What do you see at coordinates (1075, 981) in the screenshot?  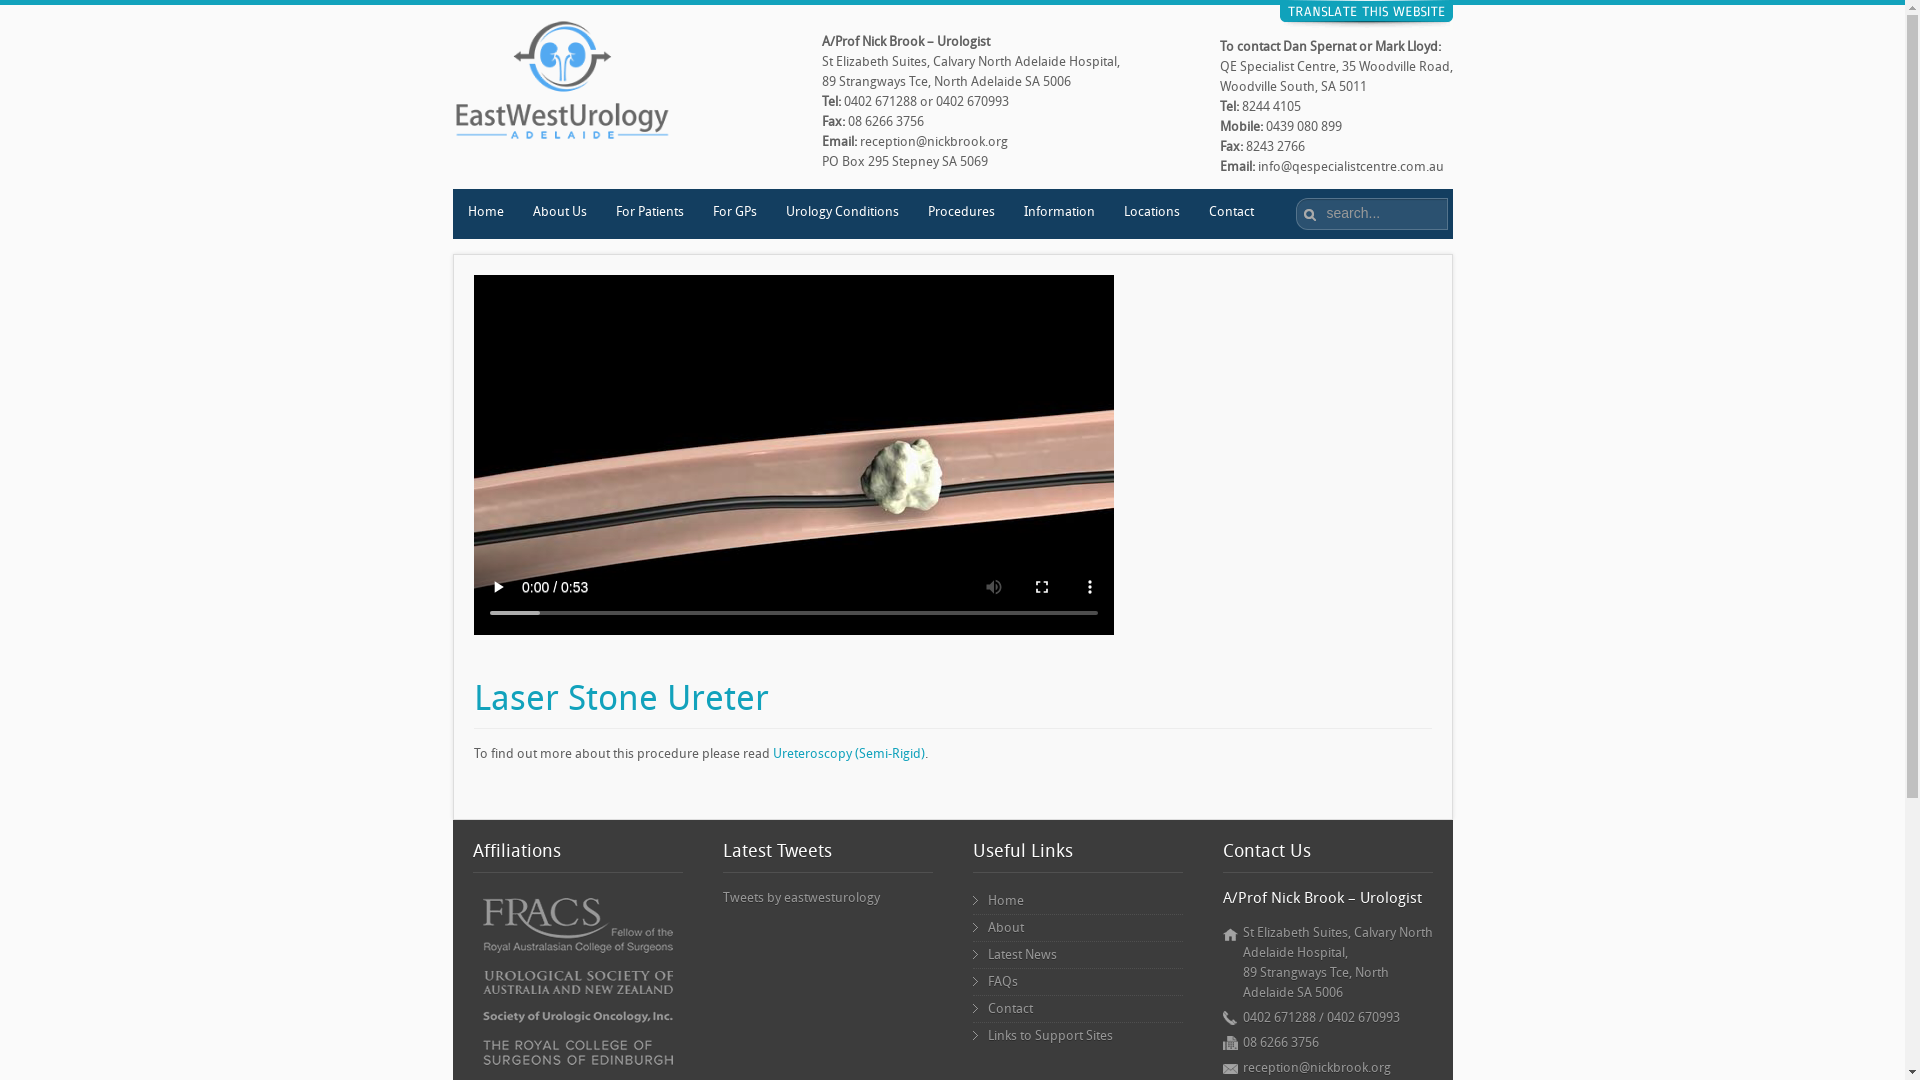 I see `'FAQs'` at bounding box center [1075, 981].